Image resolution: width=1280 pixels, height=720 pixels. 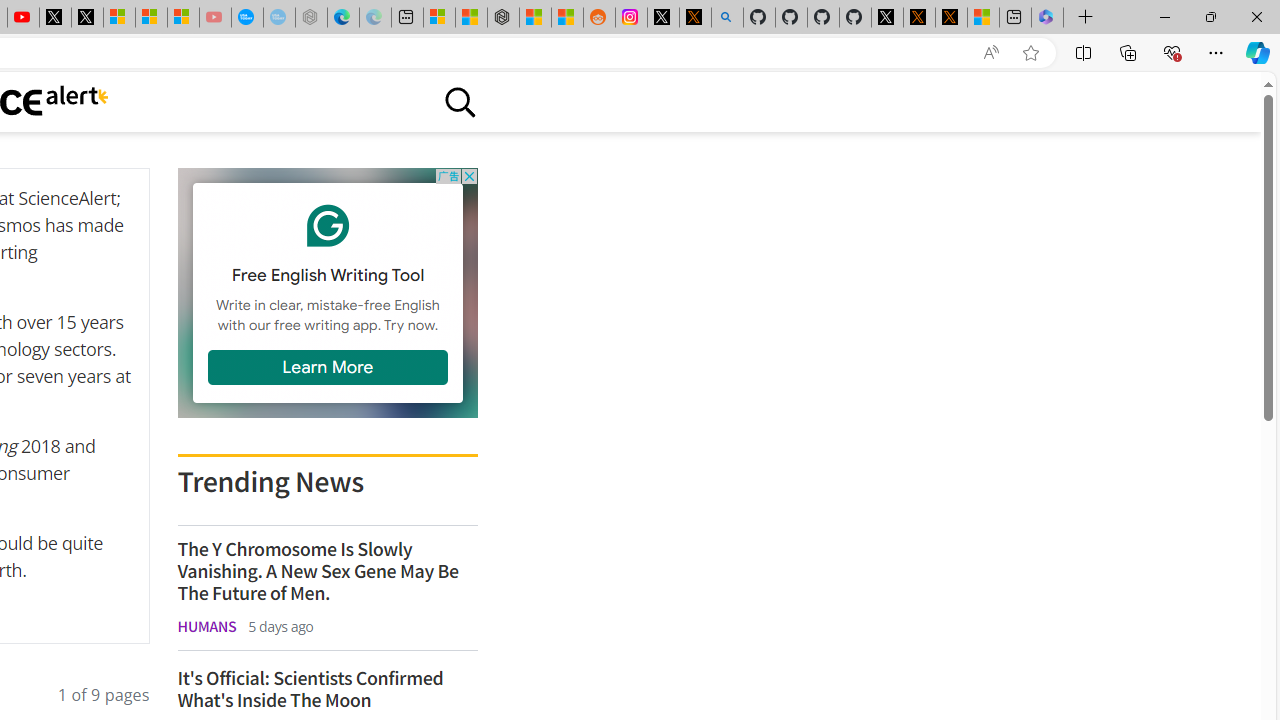 What do you see at coordinates (206, 625) in the screenshot?
I see `'HUMANS'` at bounding box center [206, 625].